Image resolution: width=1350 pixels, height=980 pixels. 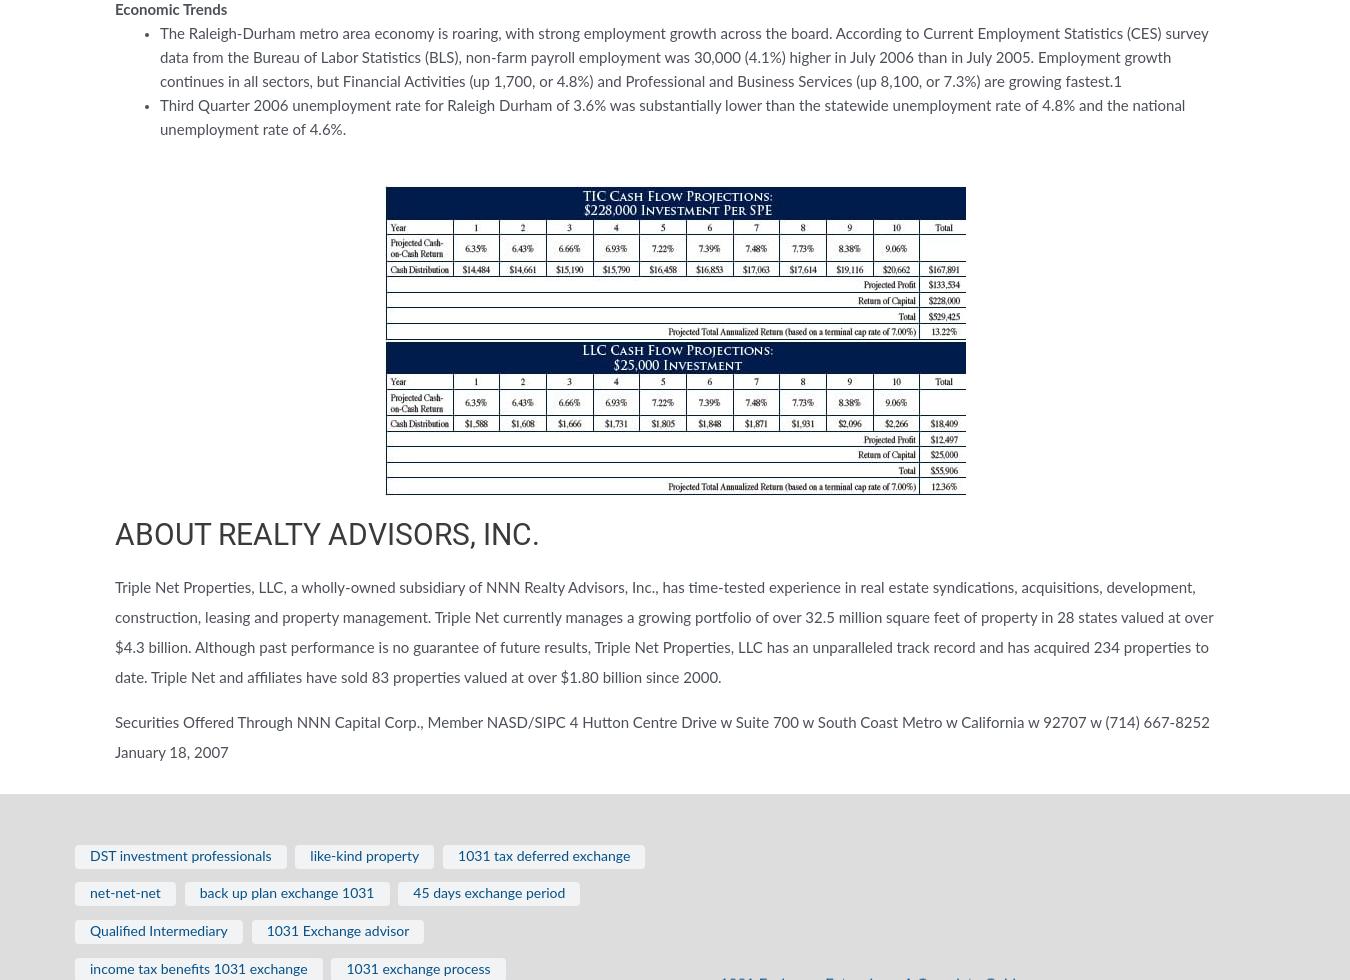 What do you see at coordinates (364, 856) in the screenshot?
I see `'like-kind property'` at bounding box center [364, 856].